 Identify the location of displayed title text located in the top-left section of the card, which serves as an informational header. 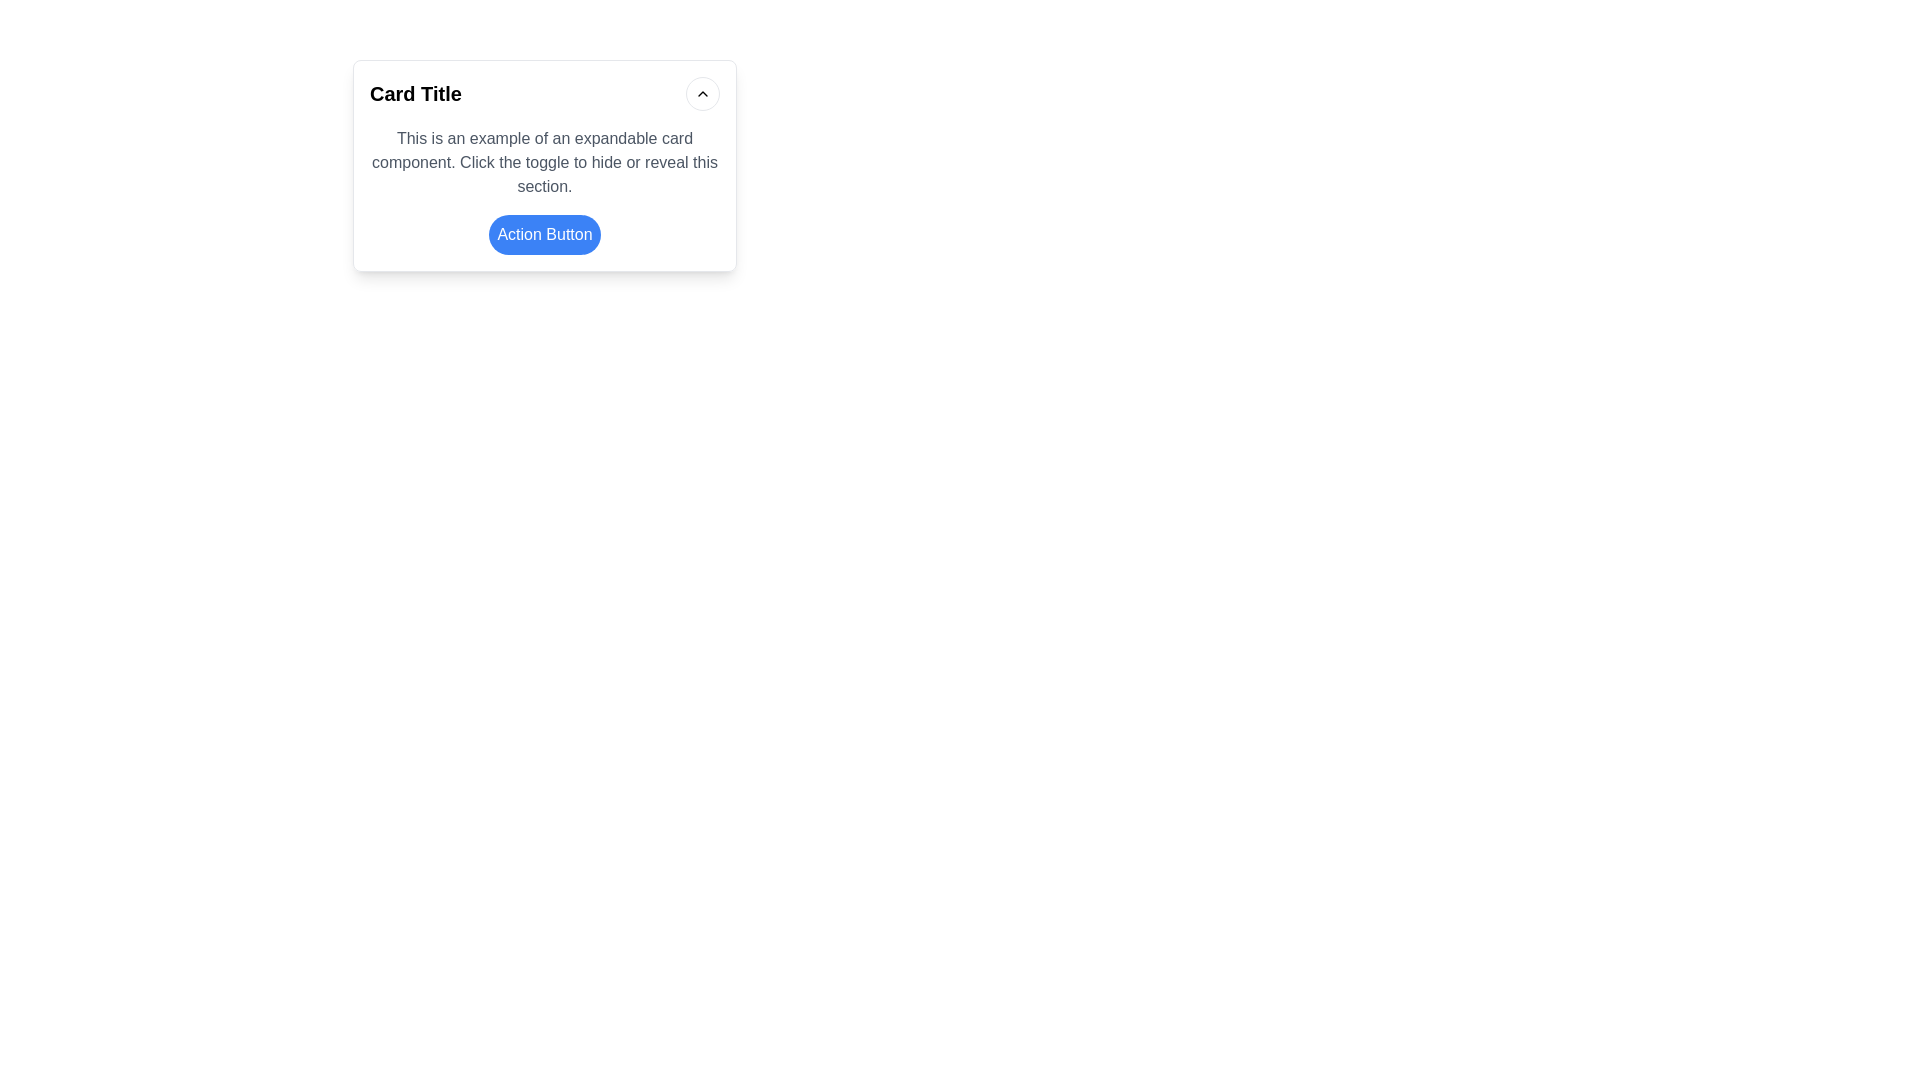
(414, 93).